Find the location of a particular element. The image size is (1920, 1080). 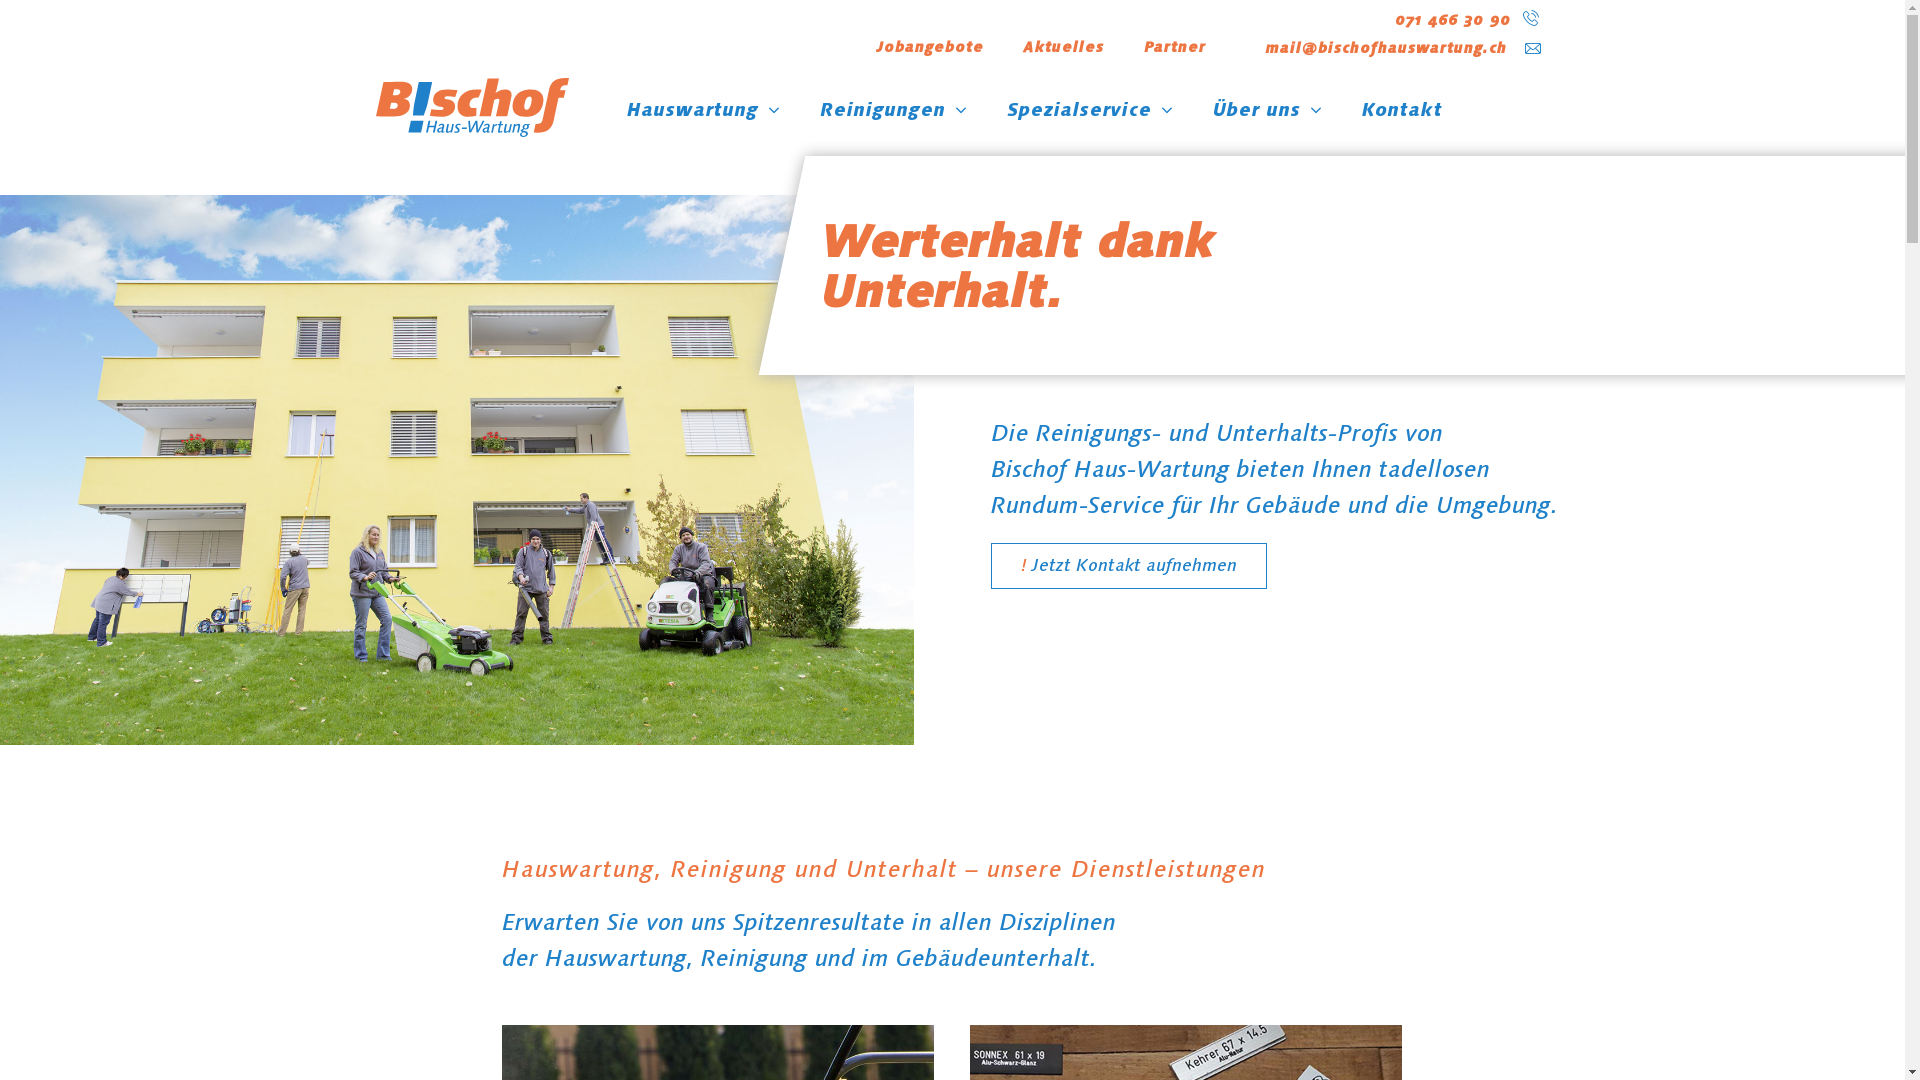

'Spezialservice' is located at coordinates (1088, 117).